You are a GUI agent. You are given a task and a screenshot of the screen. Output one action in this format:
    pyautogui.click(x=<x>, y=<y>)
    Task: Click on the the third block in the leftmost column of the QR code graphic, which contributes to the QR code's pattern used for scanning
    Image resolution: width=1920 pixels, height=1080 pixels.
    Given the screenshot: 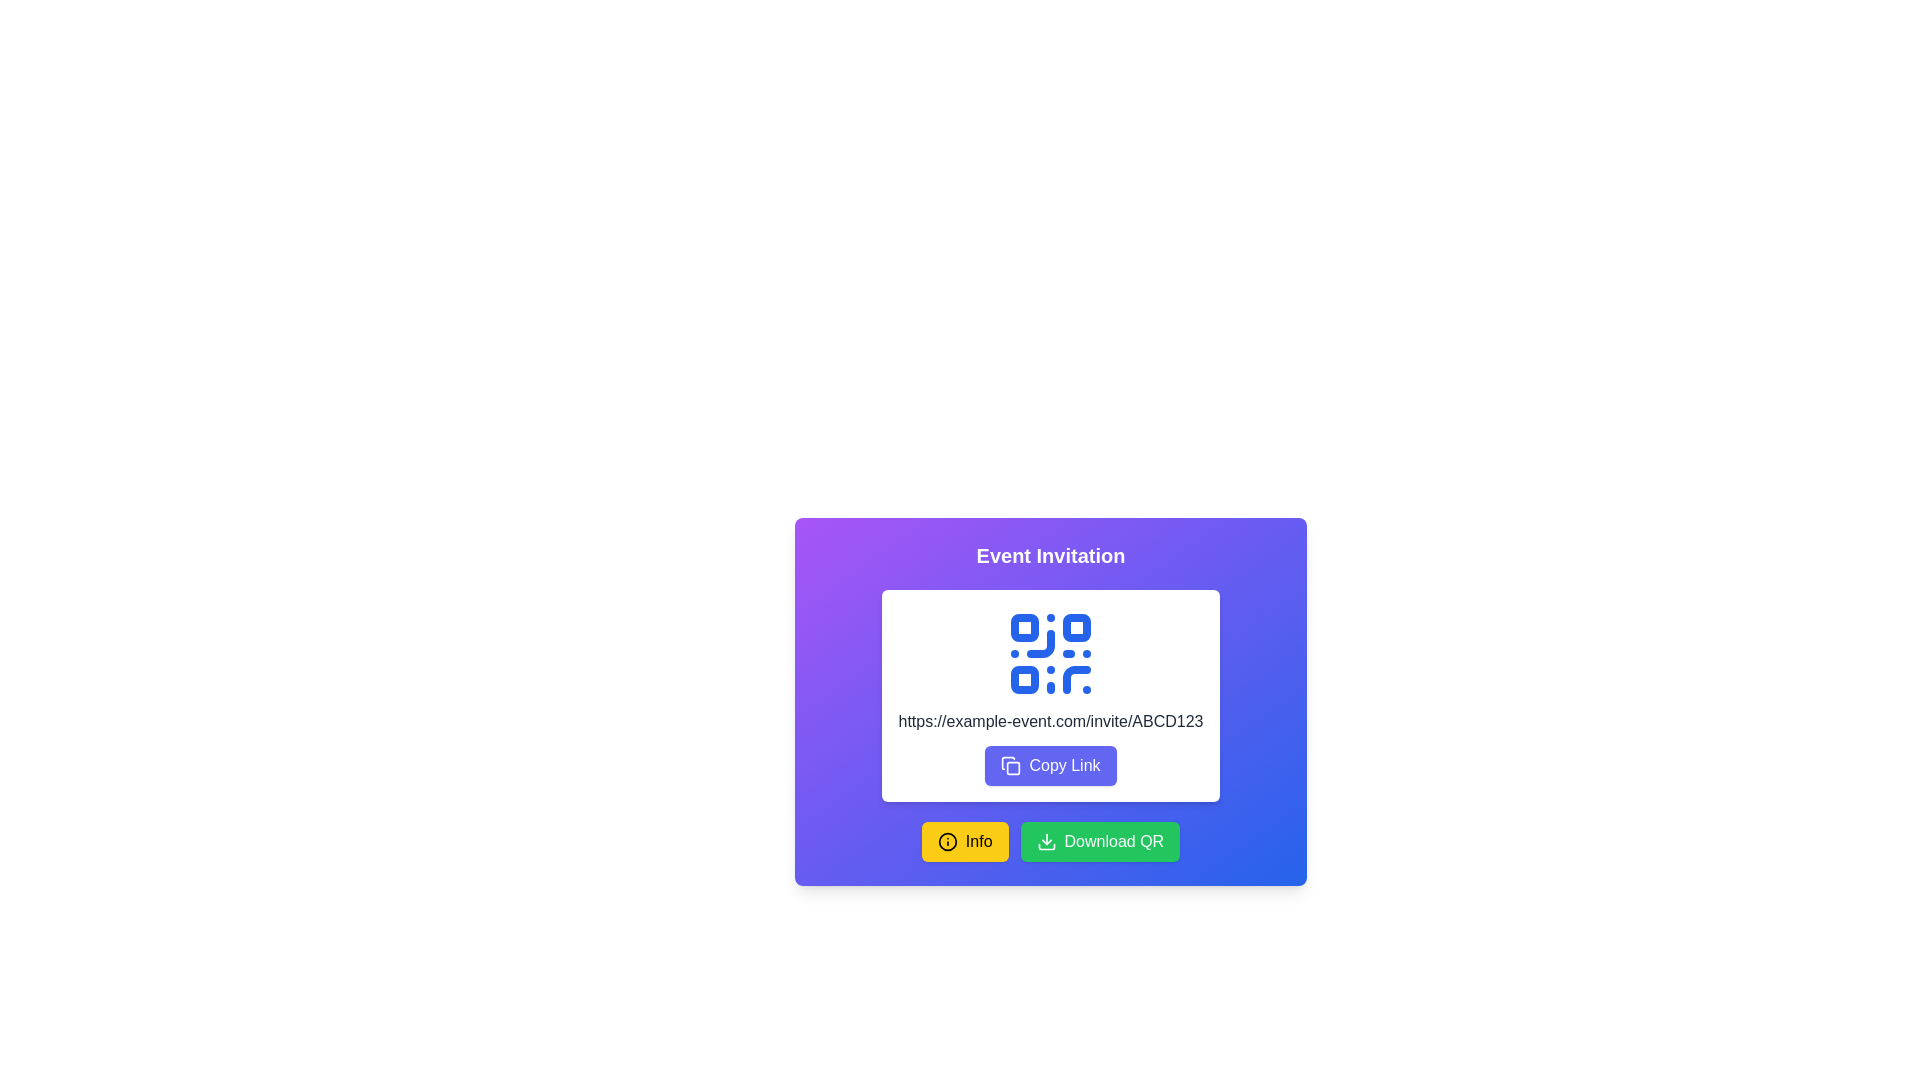 What is the action you would take?
    pyautogui.click(x=1025, y=678)
    